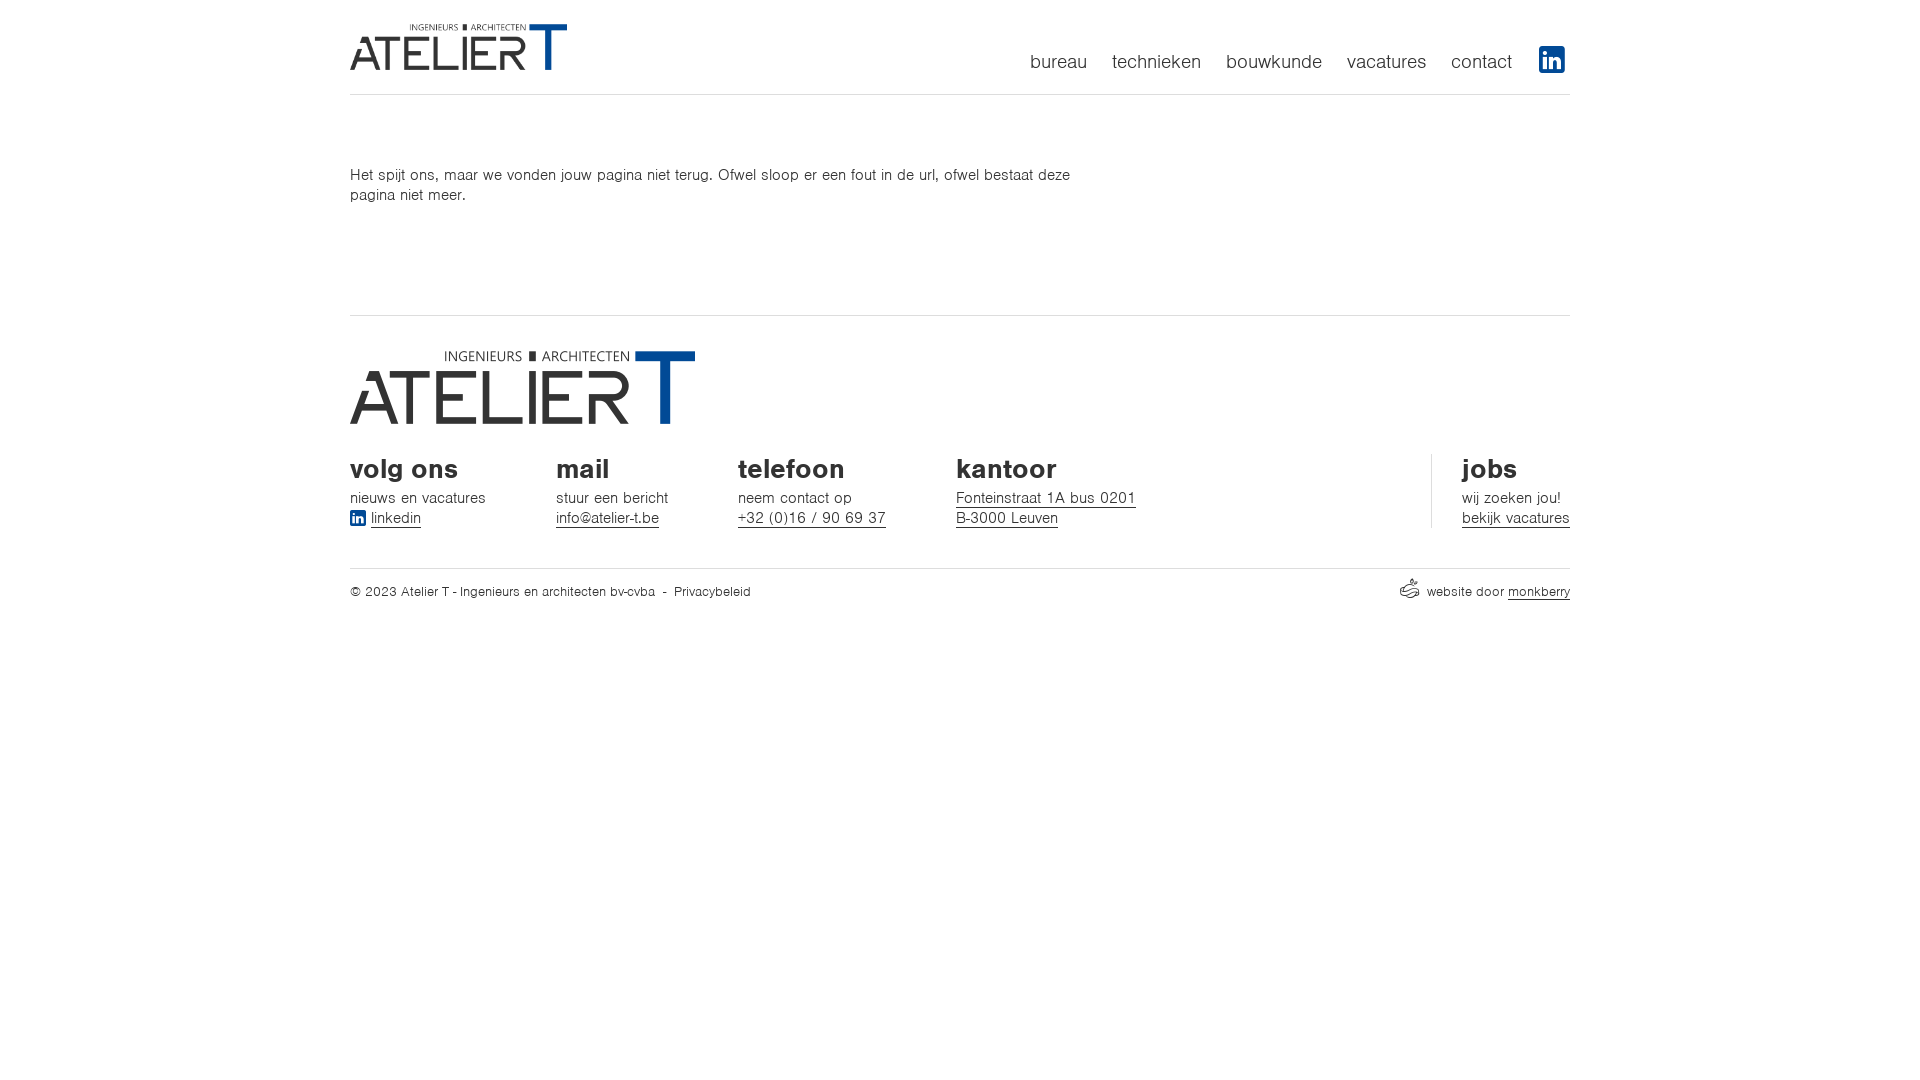 Image resolution: width=1920 pixels, height=1080 pixels. What do you see at coordinates (457, 45) in the screenshot?
I see `'atelier t'` at bounding box center [457, 45].